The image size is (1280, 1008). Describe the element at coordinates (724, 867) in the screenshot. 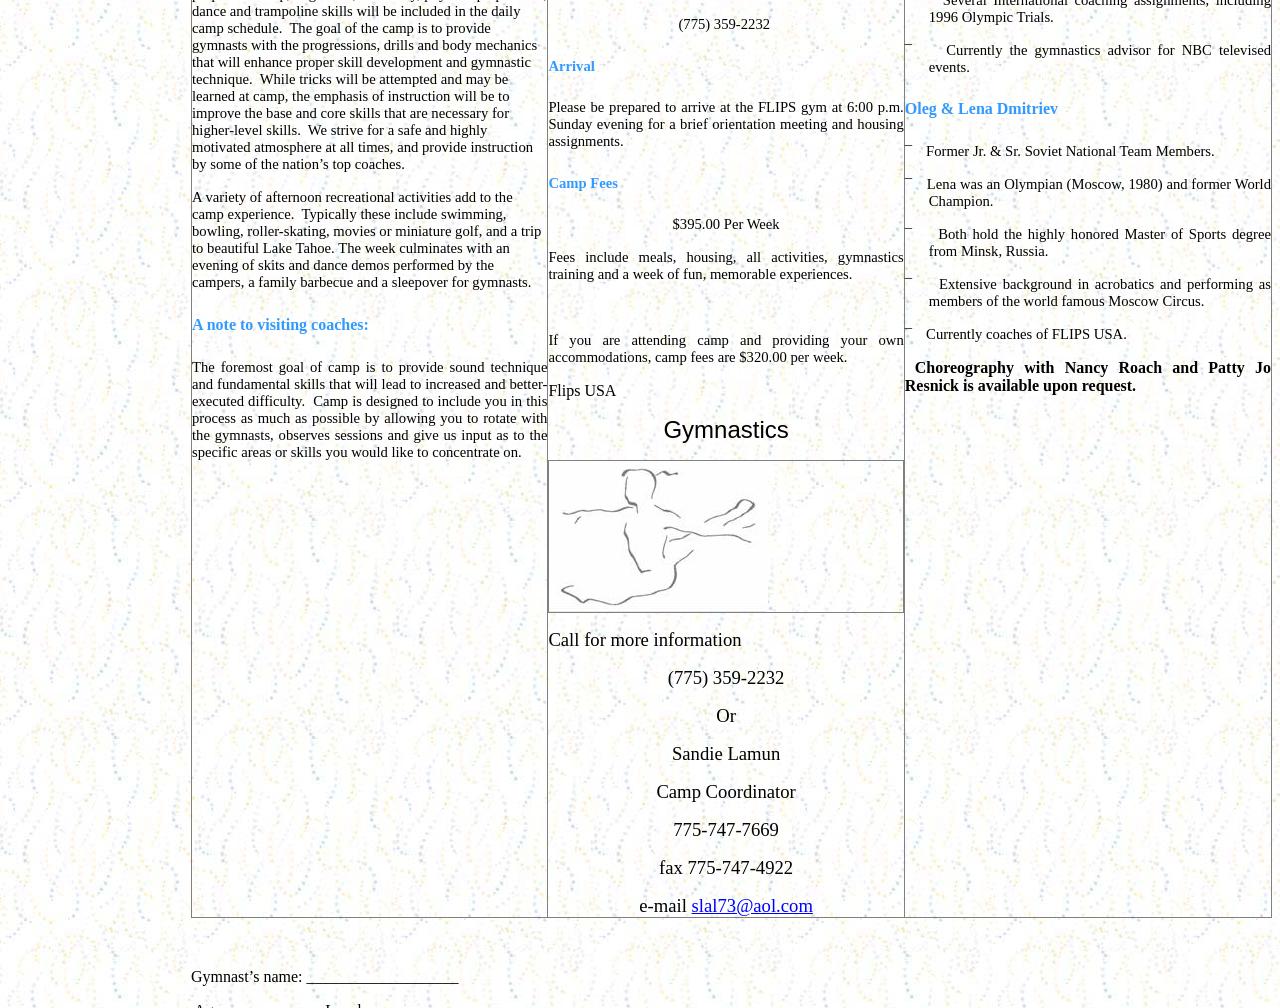

I see `'fax 775-747-4922'` at that location.